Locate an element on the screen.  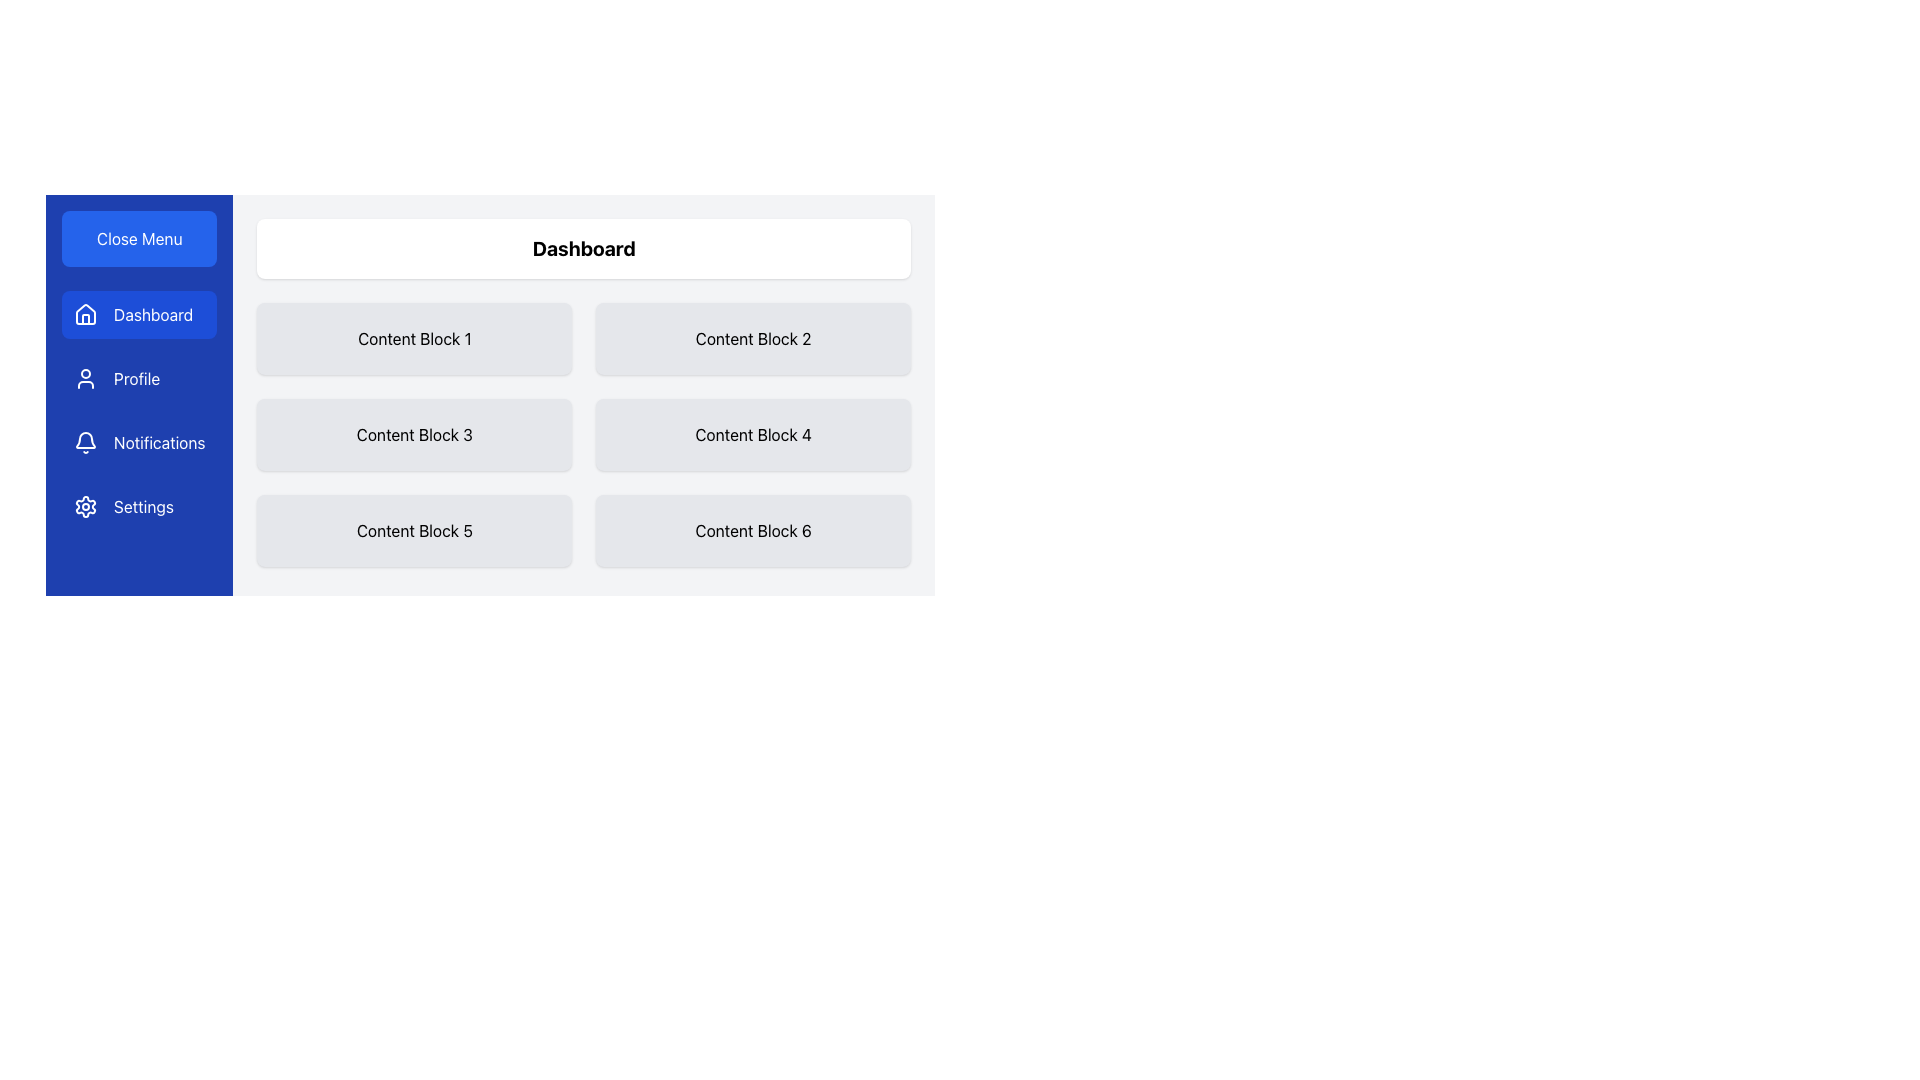
the close button in the sidebar menu, positioned at the top with a blue background is located at coordinates (138, 238).